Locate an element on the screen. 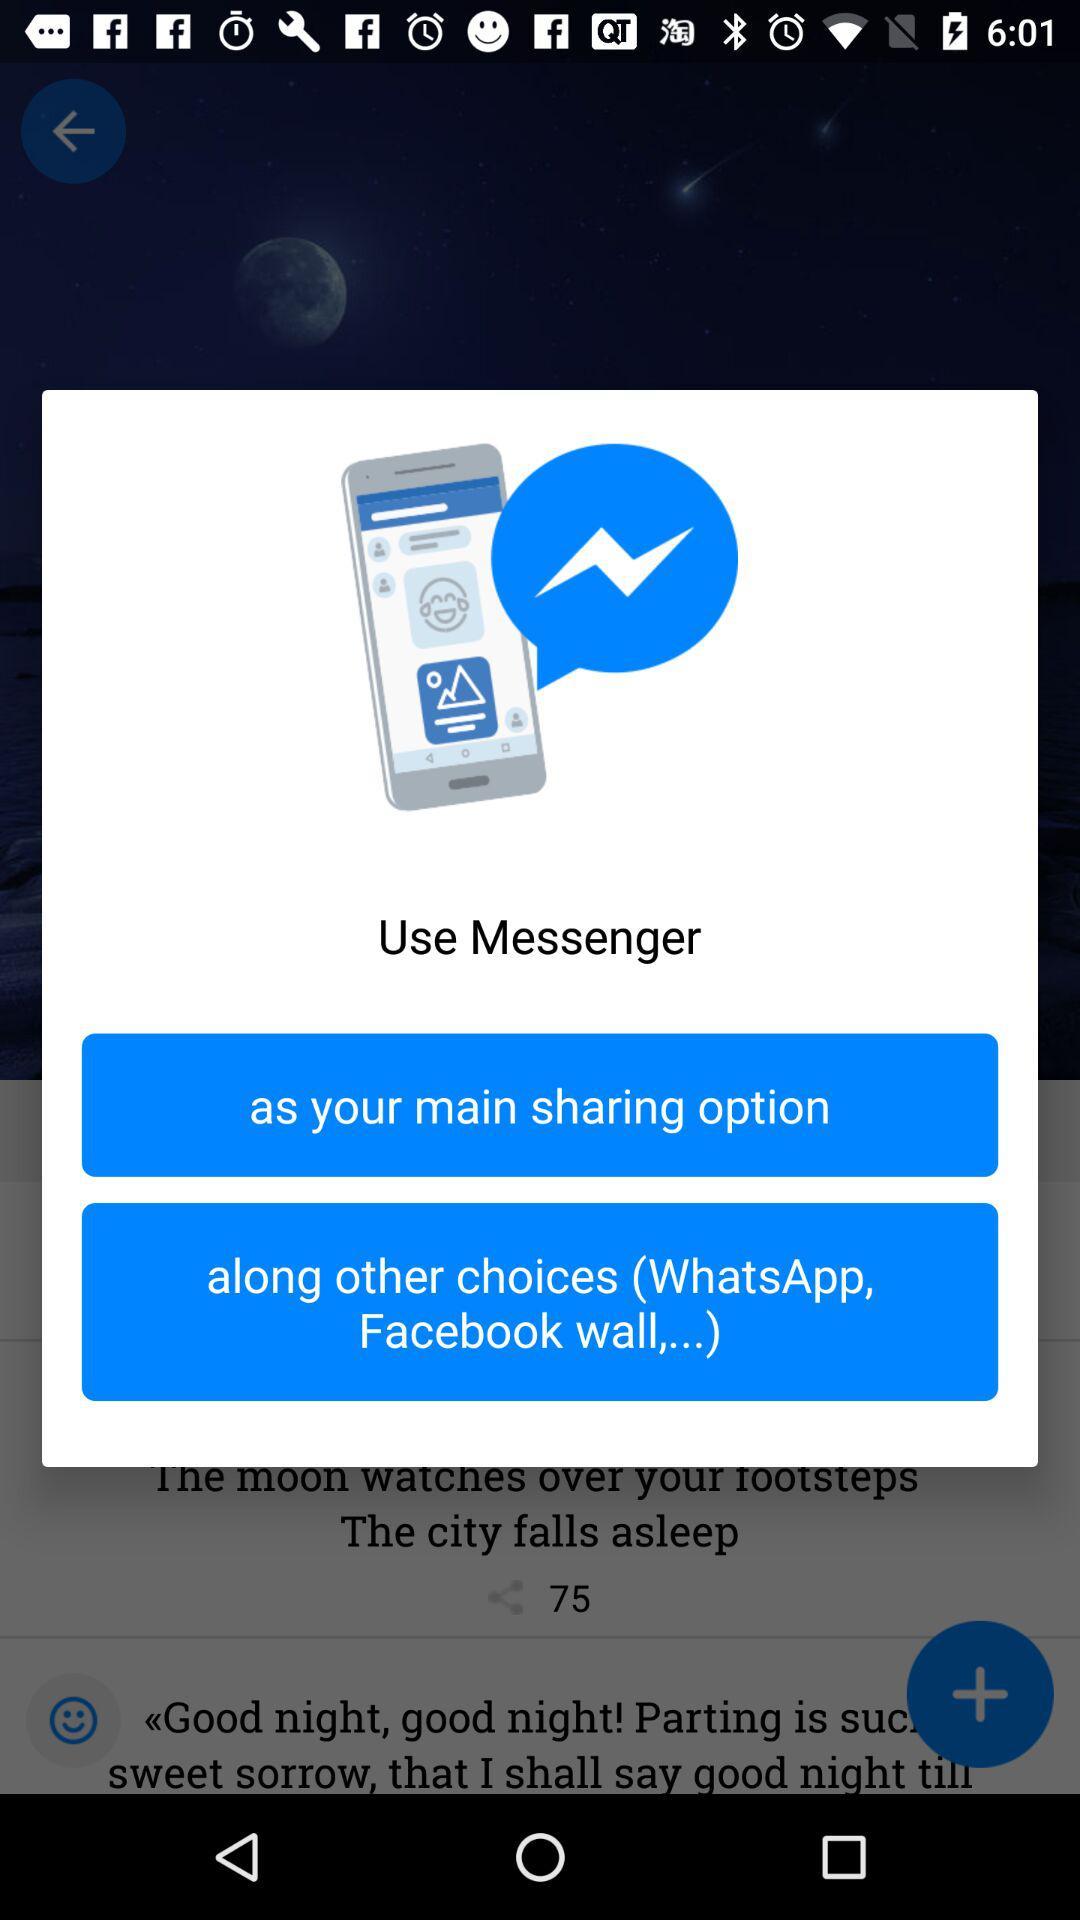 The width and height of the screenshot is (1080, 1920). the item below as your main icon is located at coordinates (540, 1301).